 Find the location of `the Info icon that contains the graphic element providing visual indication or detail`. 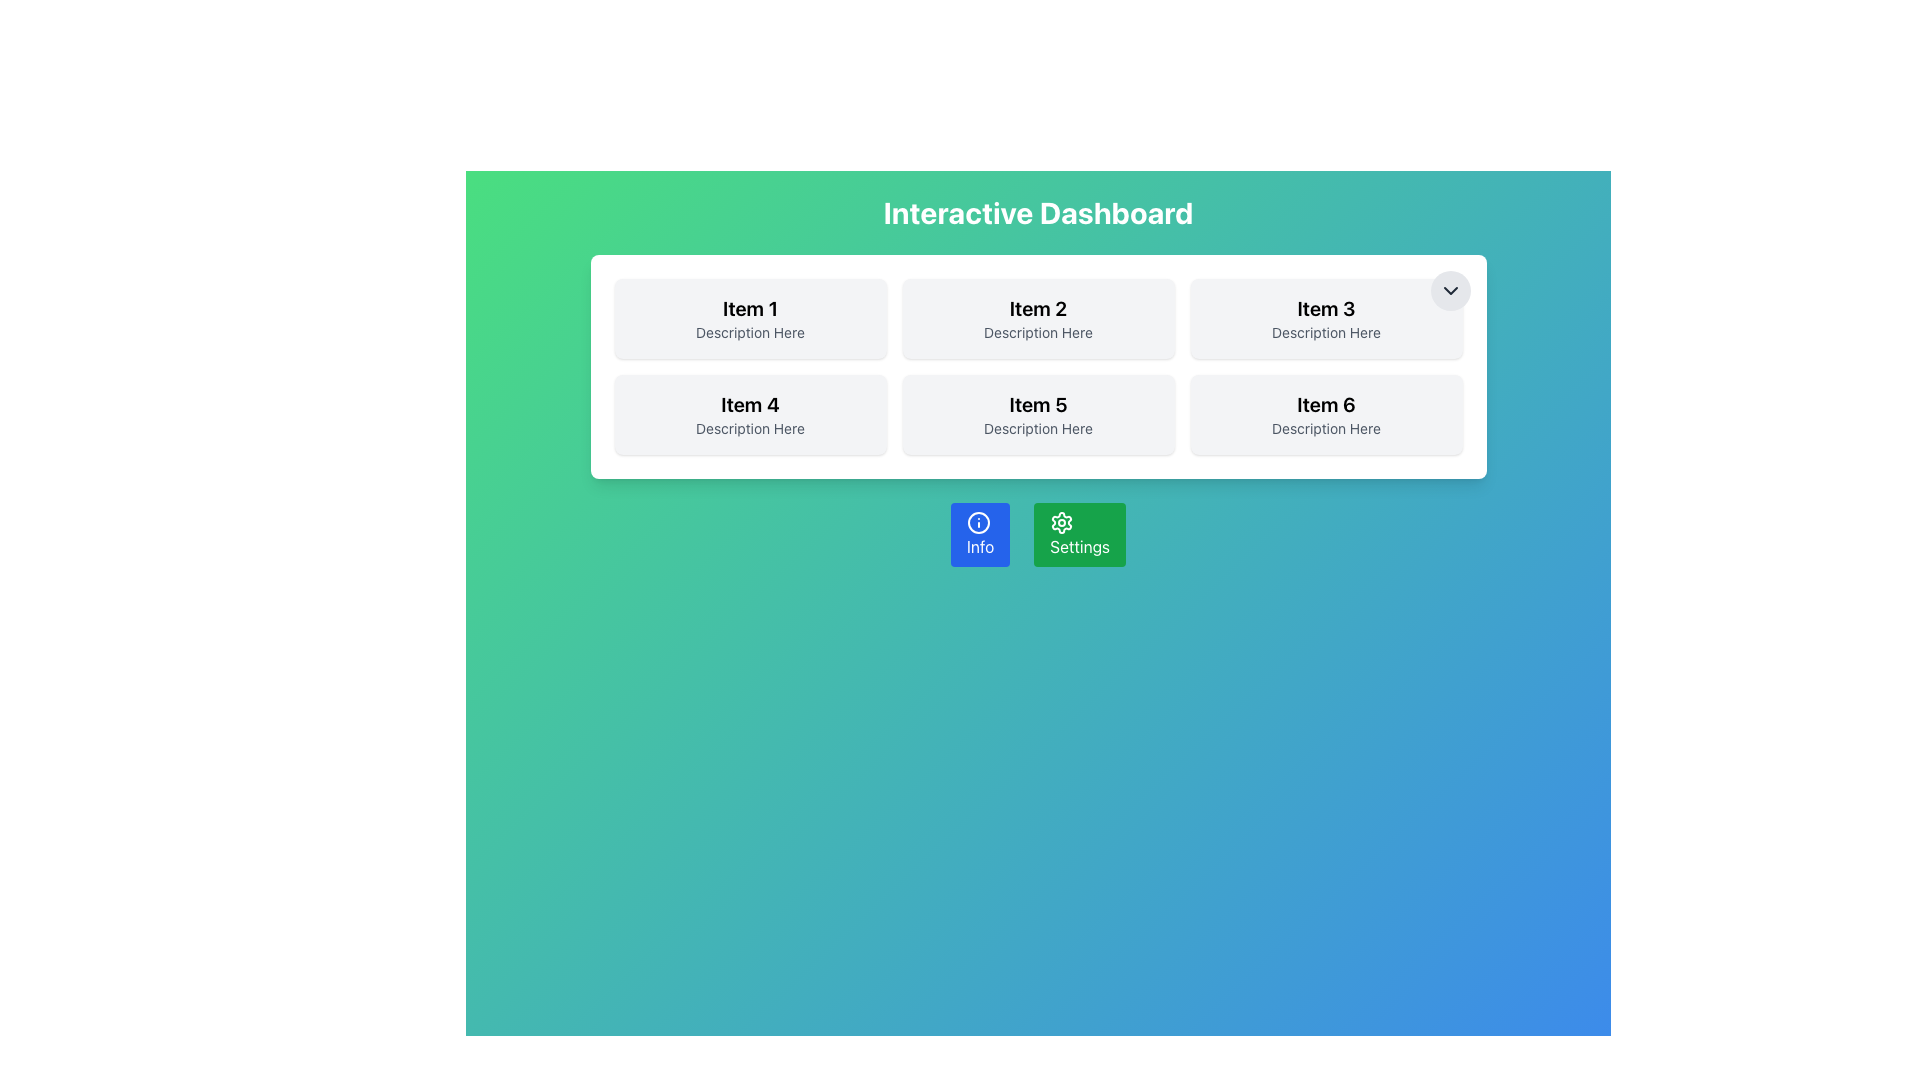

the Info icon that contains the graphic element providing visual indication or detail is located at coordinates (979, 522).